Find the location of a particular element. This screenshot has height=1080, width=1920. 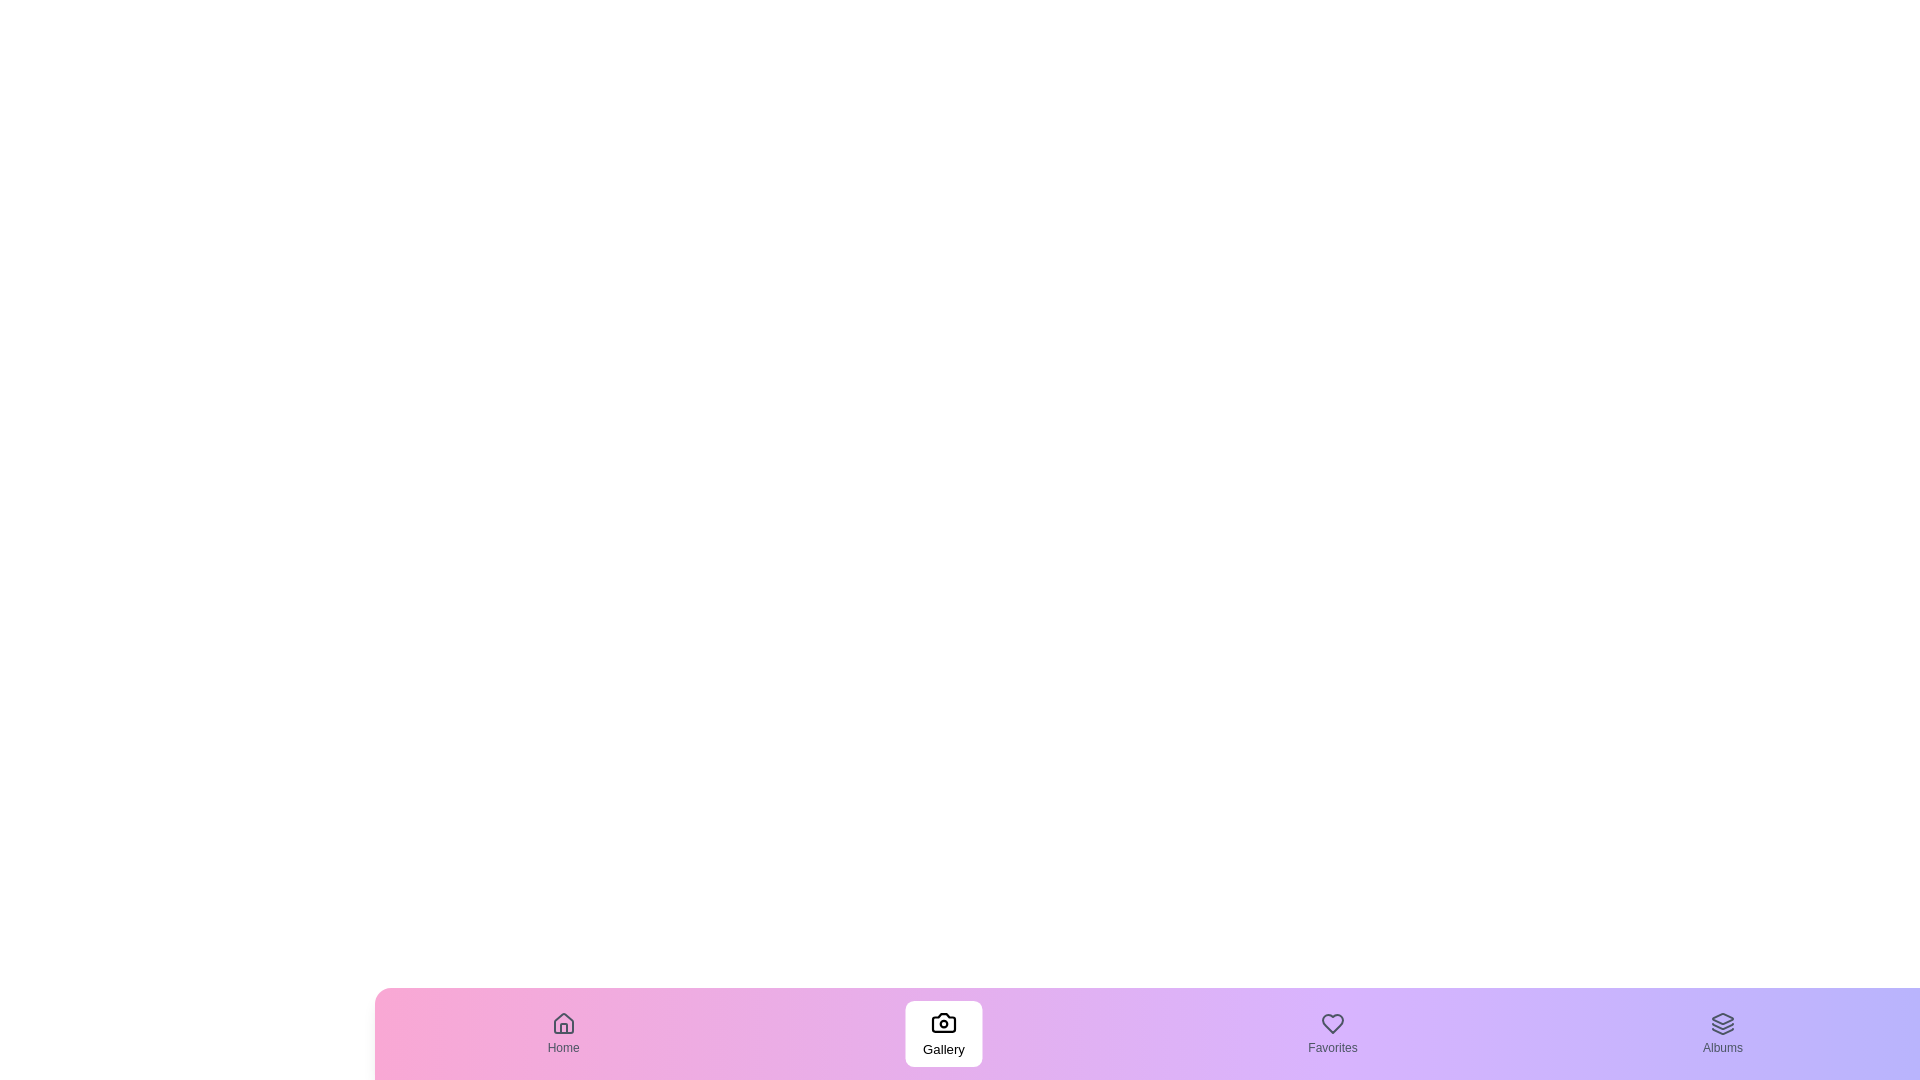

the albums tab in the navigation bar is located at coordinates (1722, 1033).